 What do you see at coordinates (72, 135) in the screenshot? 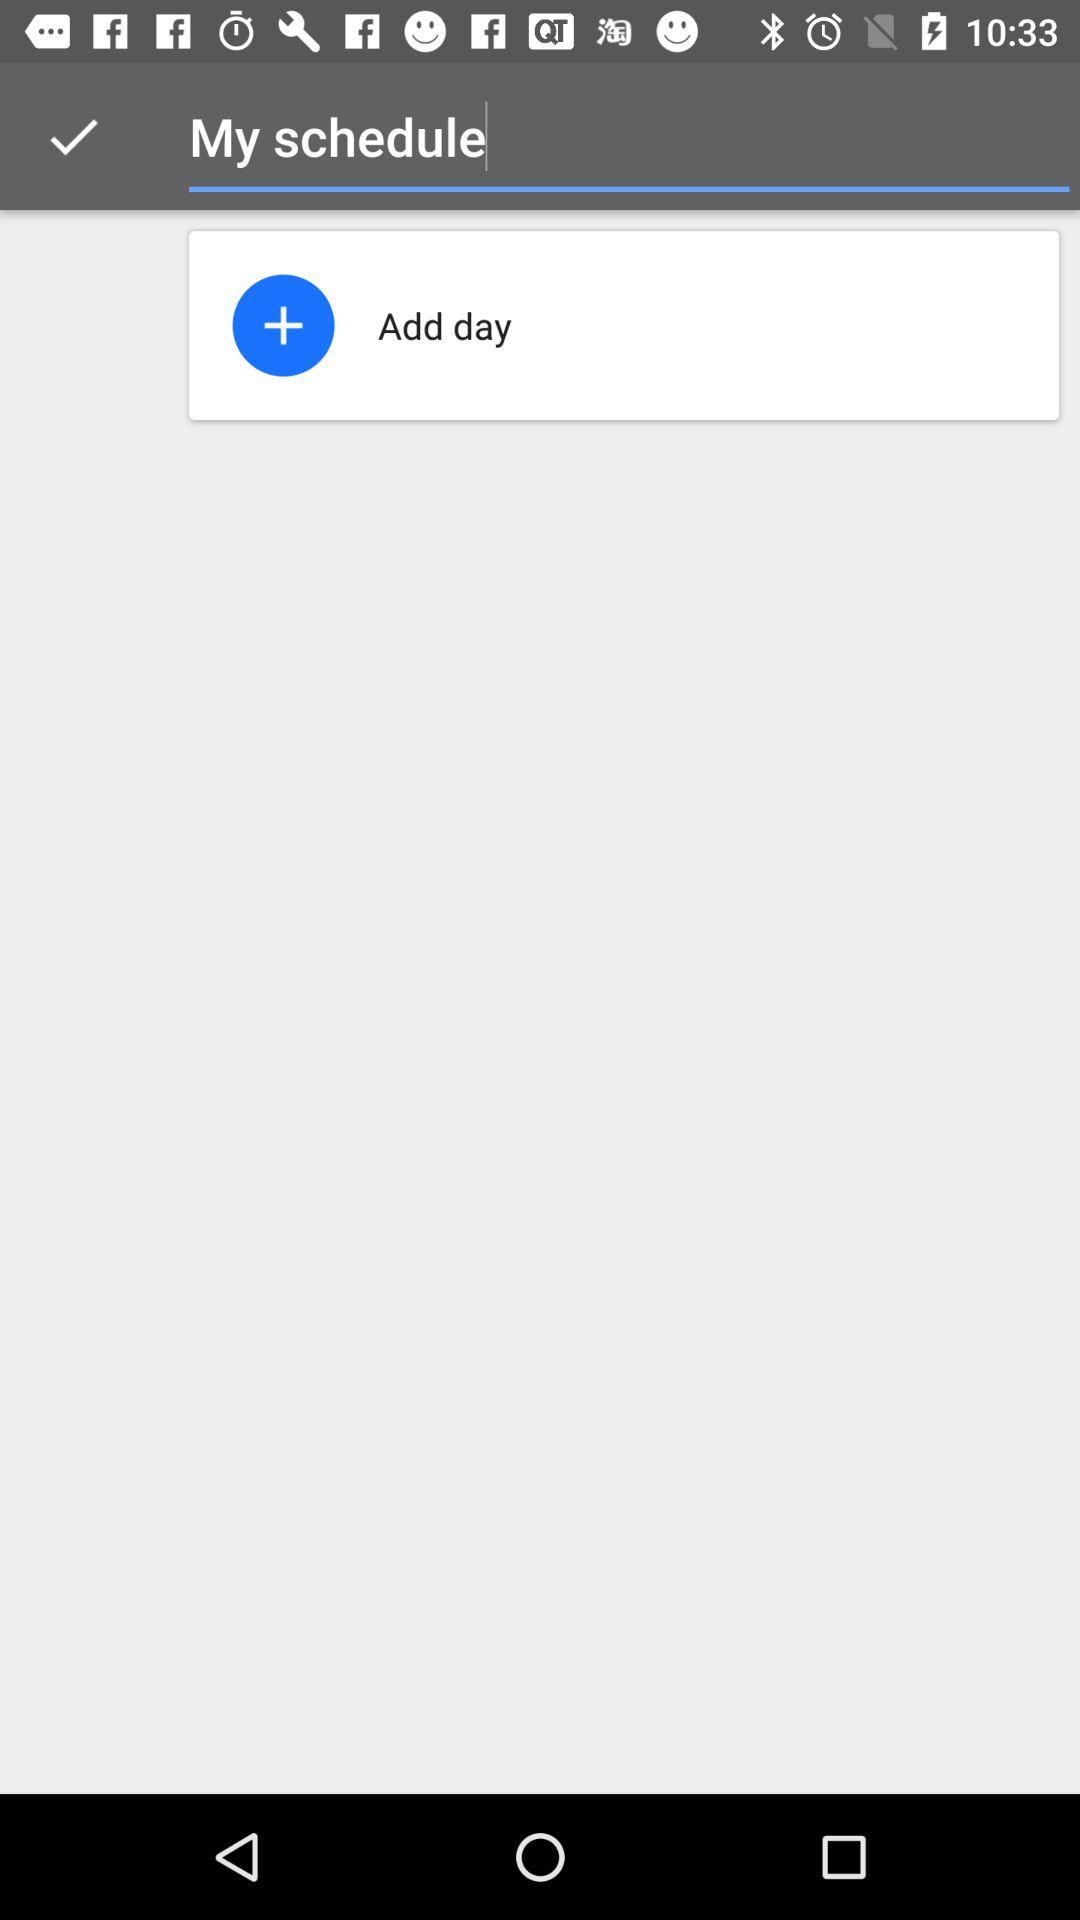
I see `the icon next to my schedule` at bounding box center [72, 135].